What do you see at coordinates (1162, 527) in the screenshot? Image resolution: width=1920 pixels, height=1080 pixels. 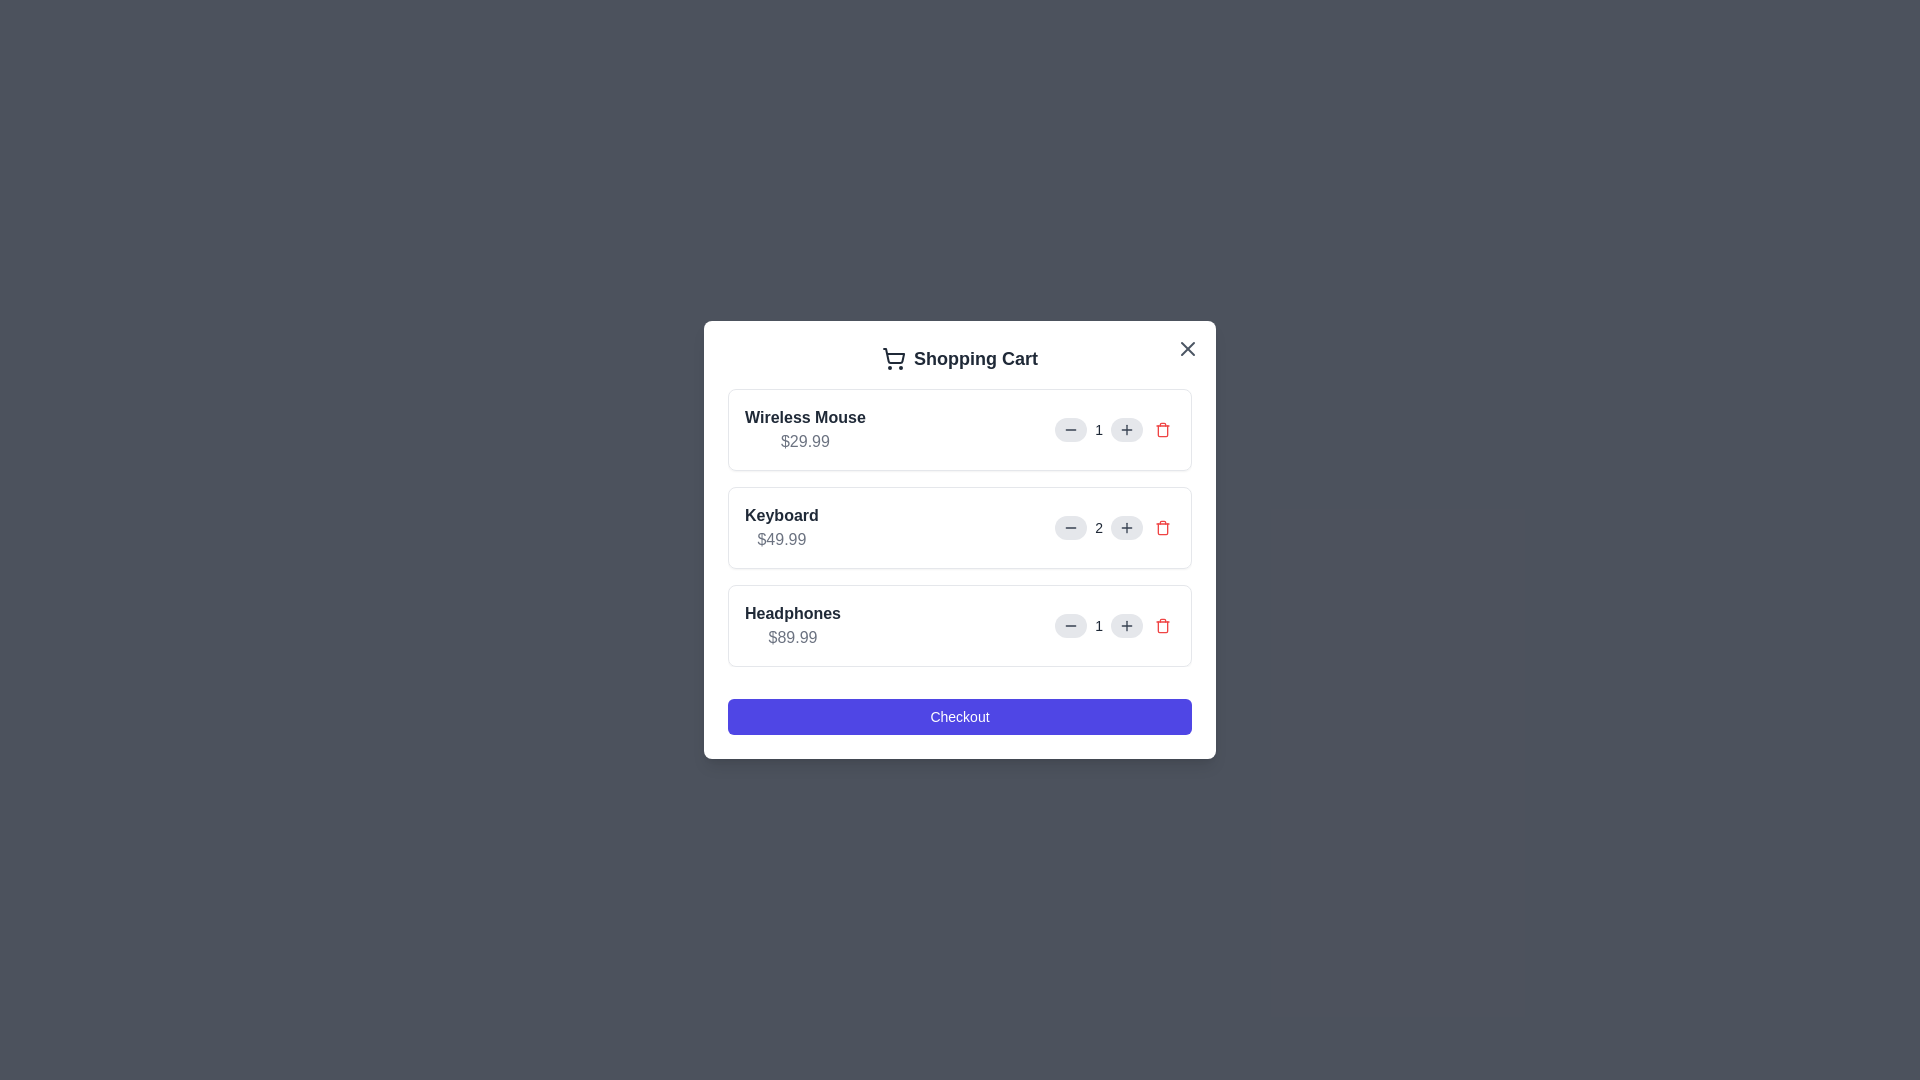 I see `the button located on the rightmost section of the second row of the shopping cart, which is used` at bounding box center [1162, 527].